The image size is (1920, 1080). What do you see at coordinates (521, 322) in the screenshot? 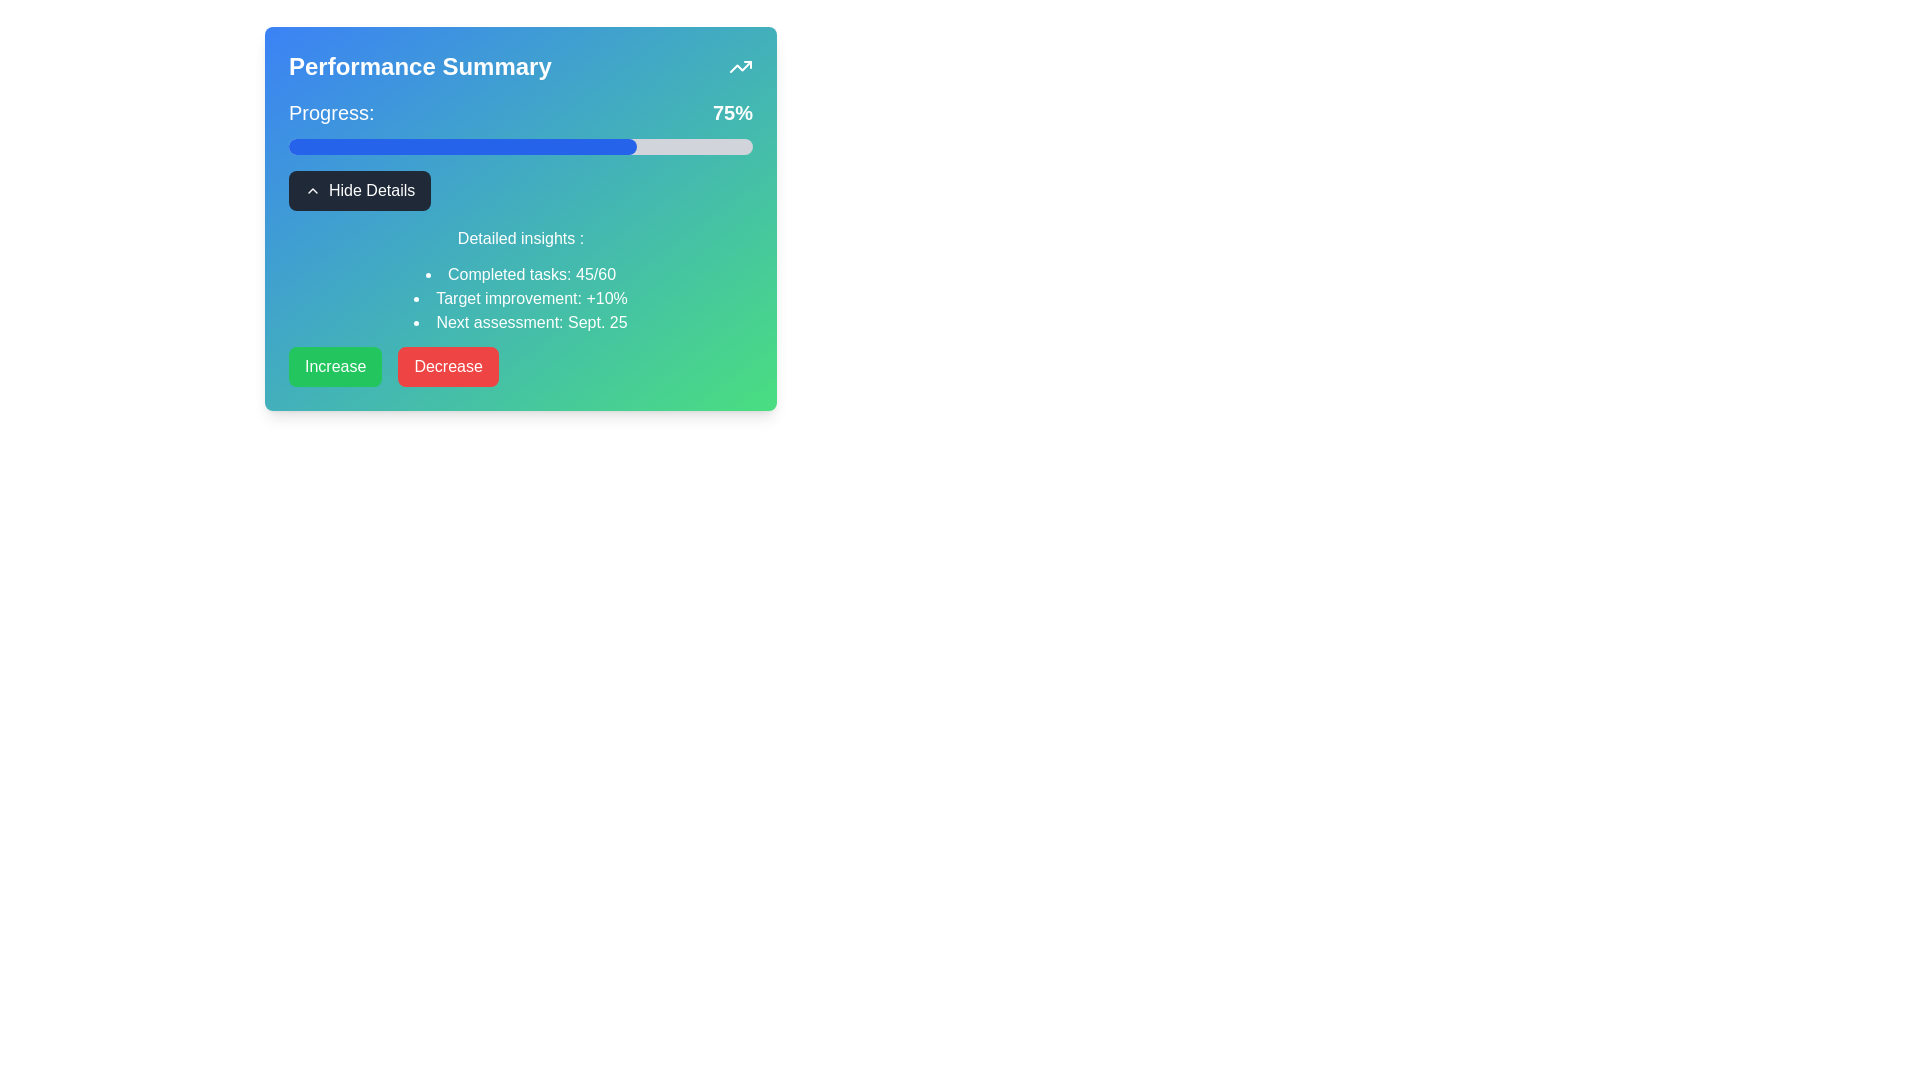
I see `the text label displaying 'Next assessment: Sept. 25' in white font on a green background, which is the third item in a bullet-point list under 'Detailed insights'` at bounding box center [521, 322].